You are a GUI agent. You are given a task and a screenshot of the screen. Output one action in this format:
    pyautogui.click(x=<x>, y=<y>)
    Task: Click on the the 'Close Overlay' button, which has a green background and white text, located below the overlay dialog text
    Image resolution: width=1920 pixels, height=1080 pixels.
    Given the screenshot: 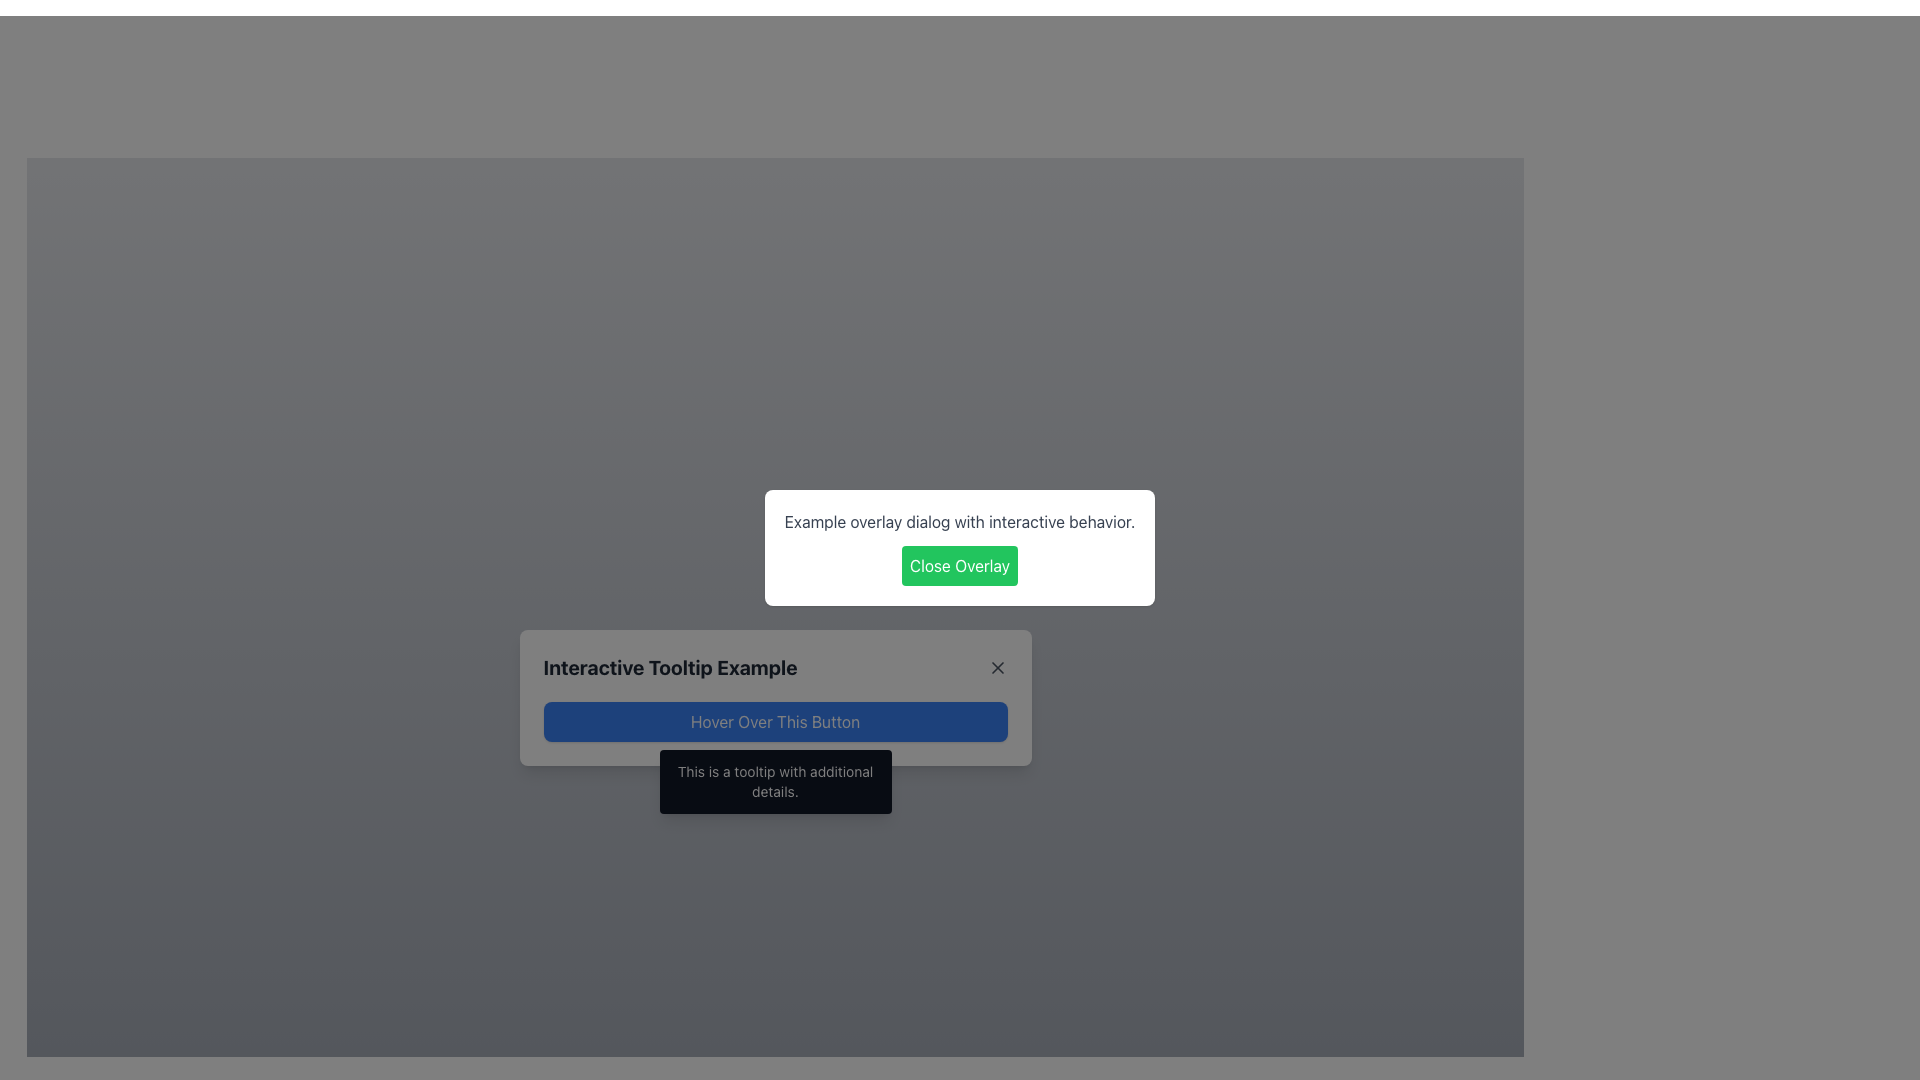 What is the action you would take?
    pyautogui.click(x=960, y=566)
    